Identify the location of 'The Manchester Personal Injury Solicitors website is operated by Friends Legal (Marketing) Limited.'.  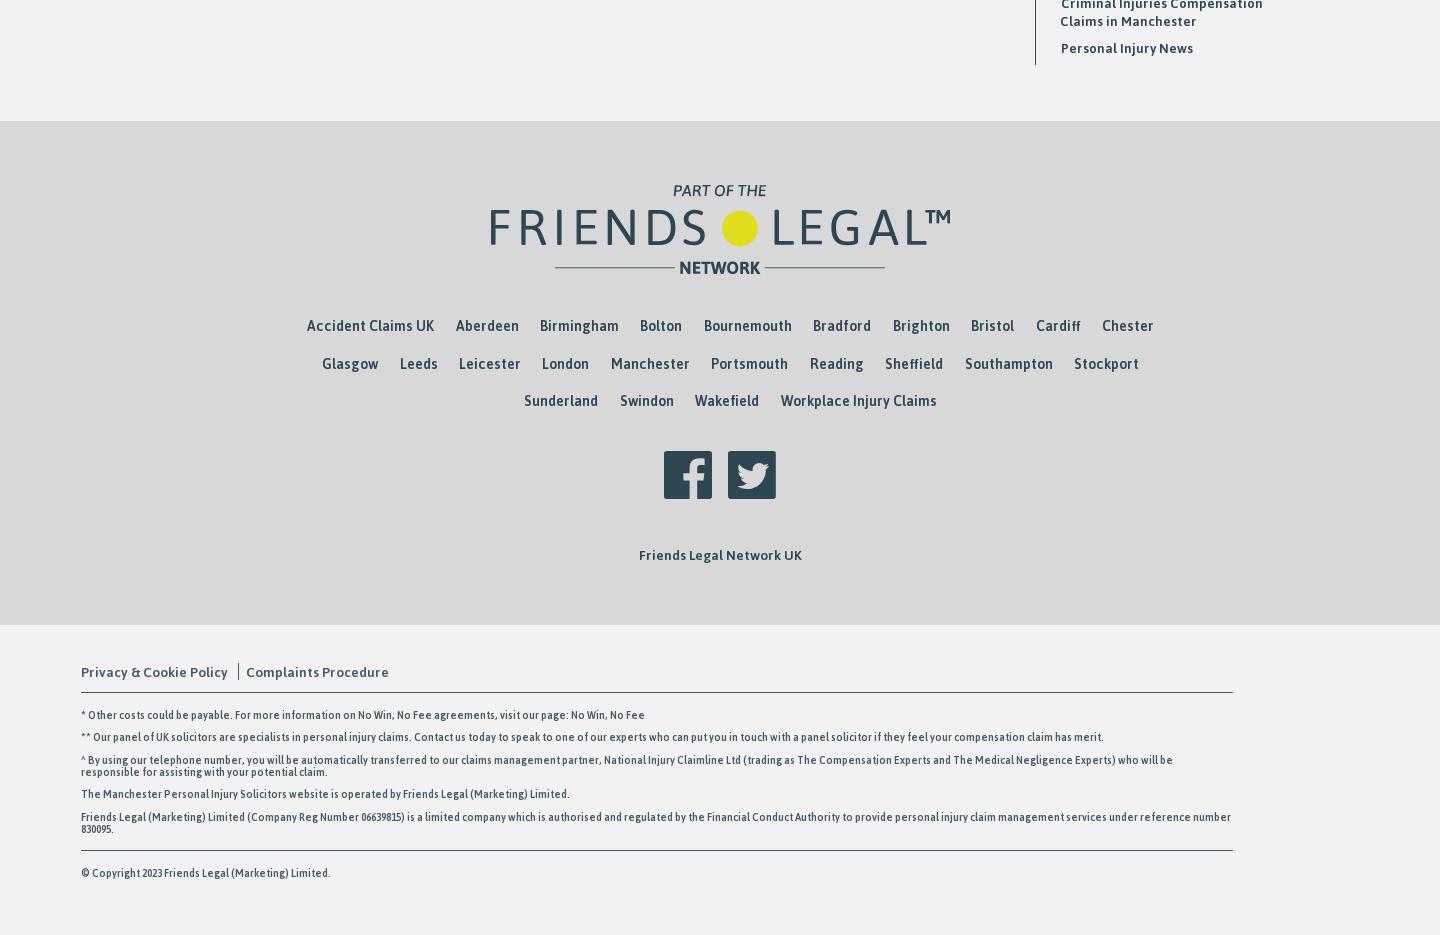
(387, 793).